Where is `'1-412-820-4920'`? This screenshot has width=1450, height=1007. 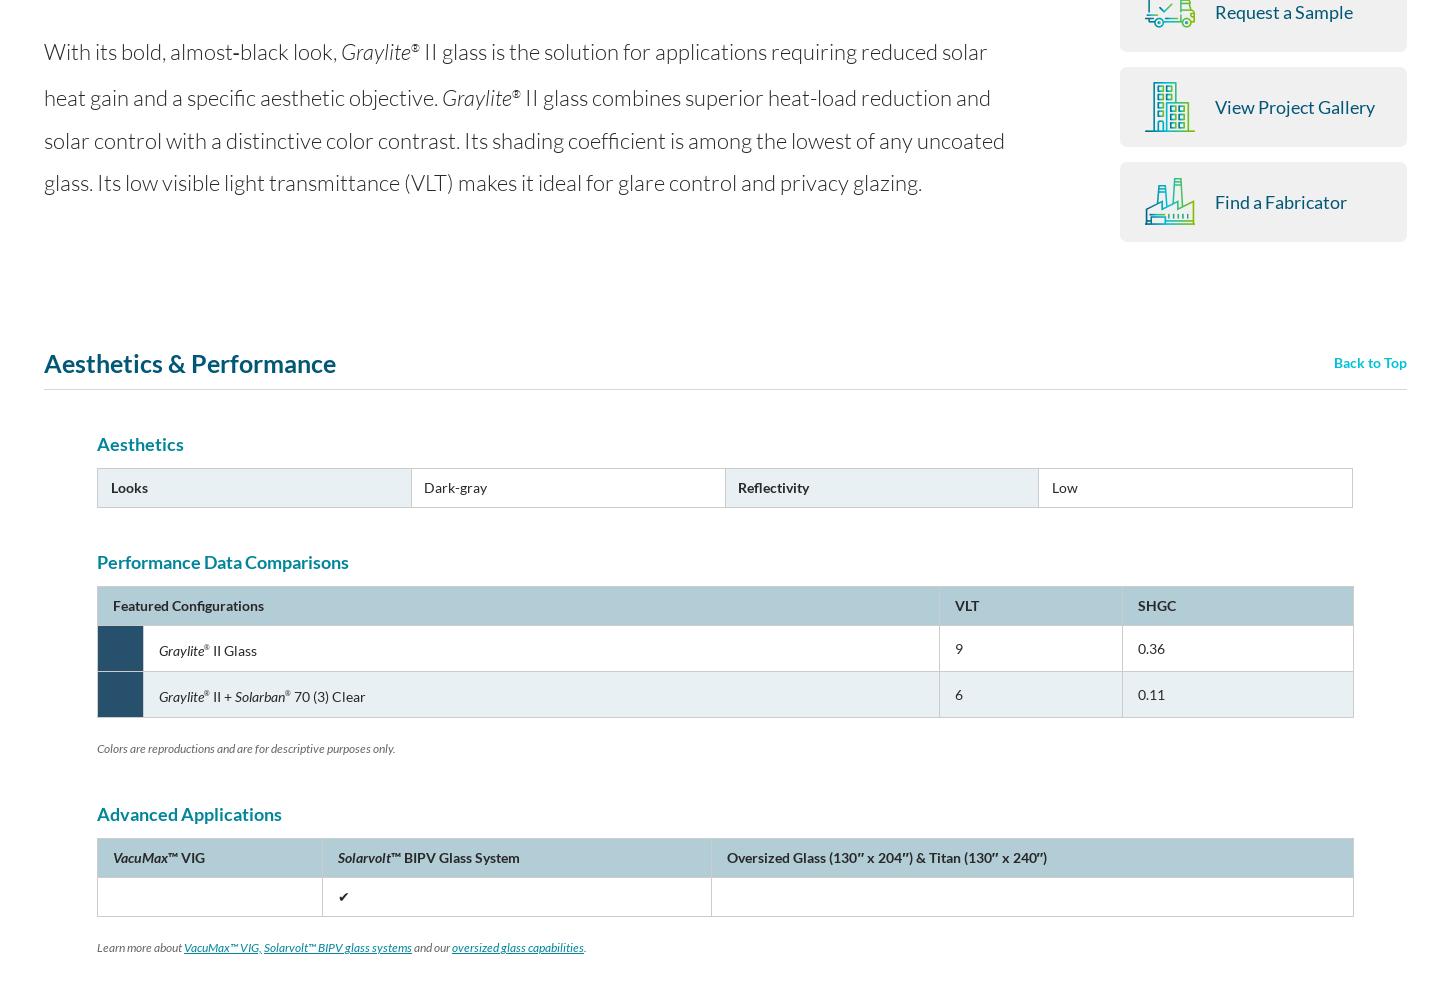 '1-412-820-4920' is located at coordinates (657, 872).